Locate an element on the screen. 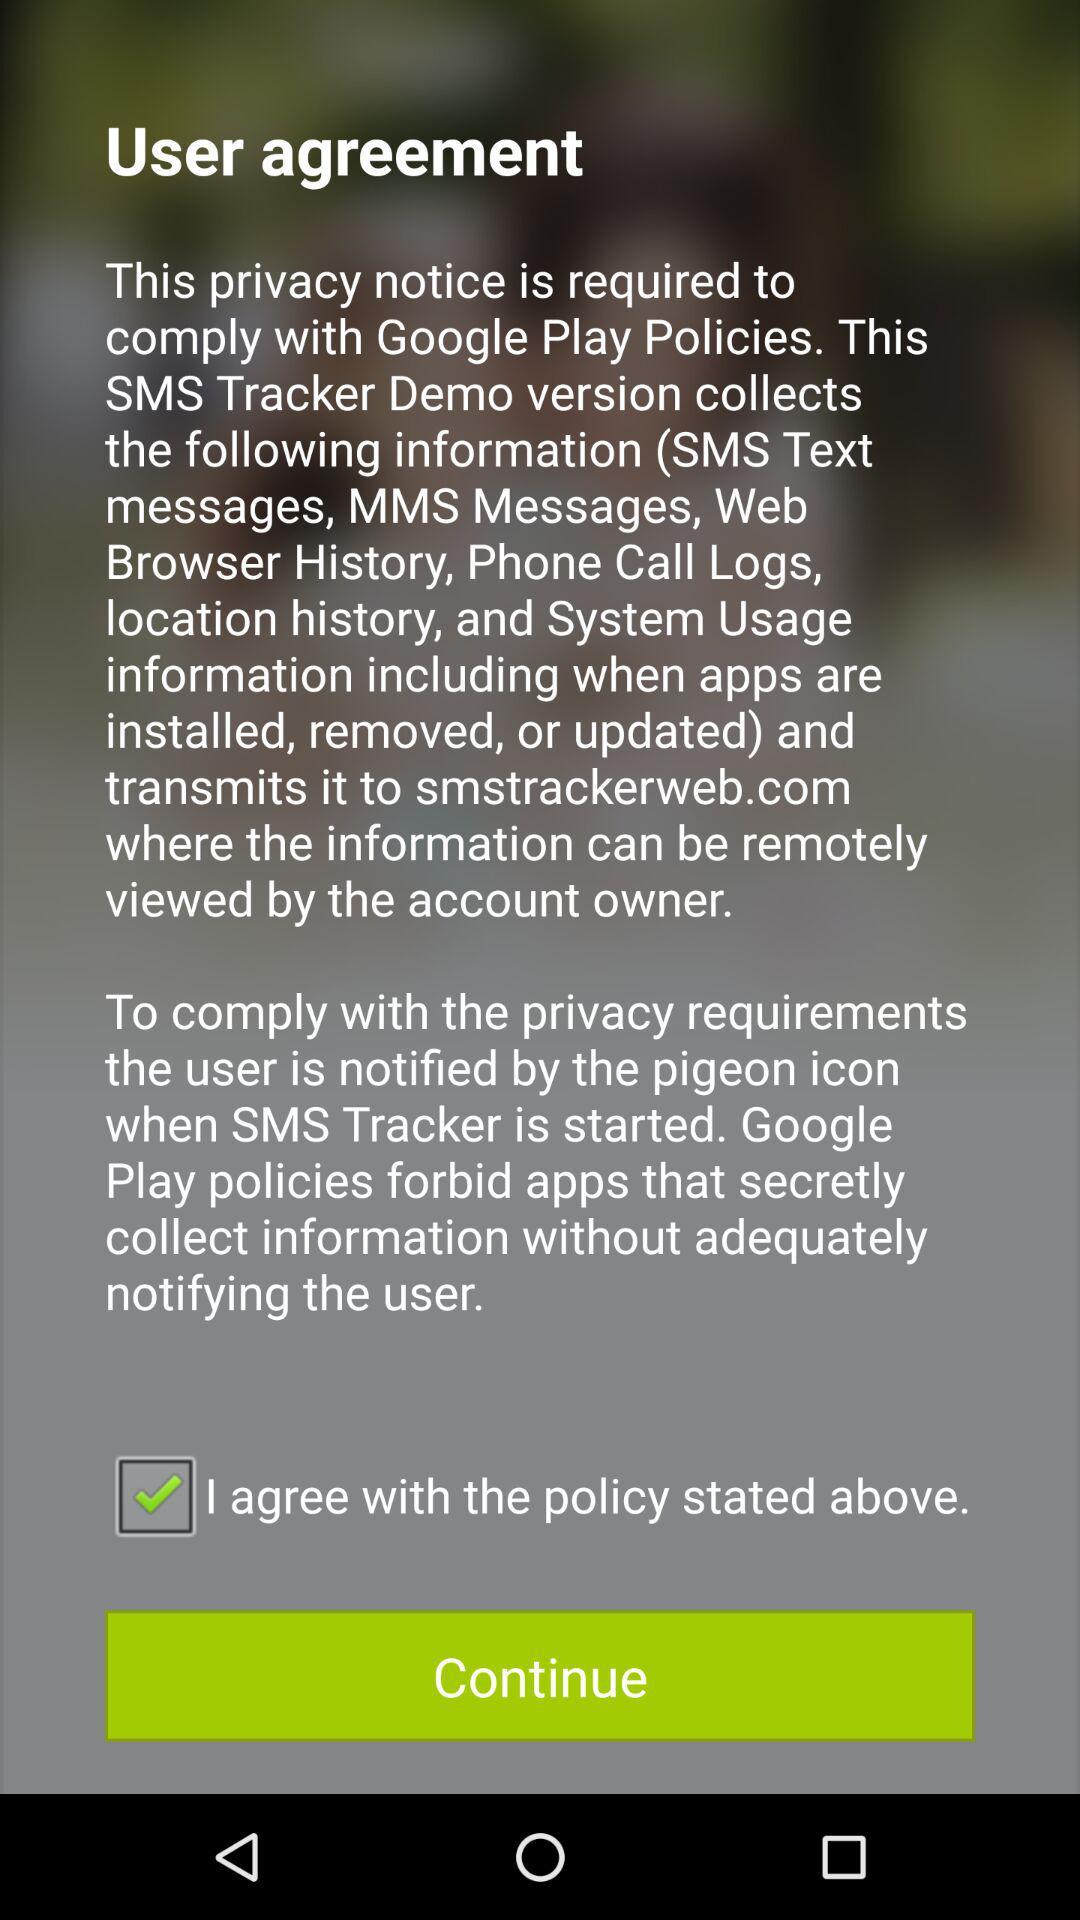  the continue item is located at coordinates (540, 1675).